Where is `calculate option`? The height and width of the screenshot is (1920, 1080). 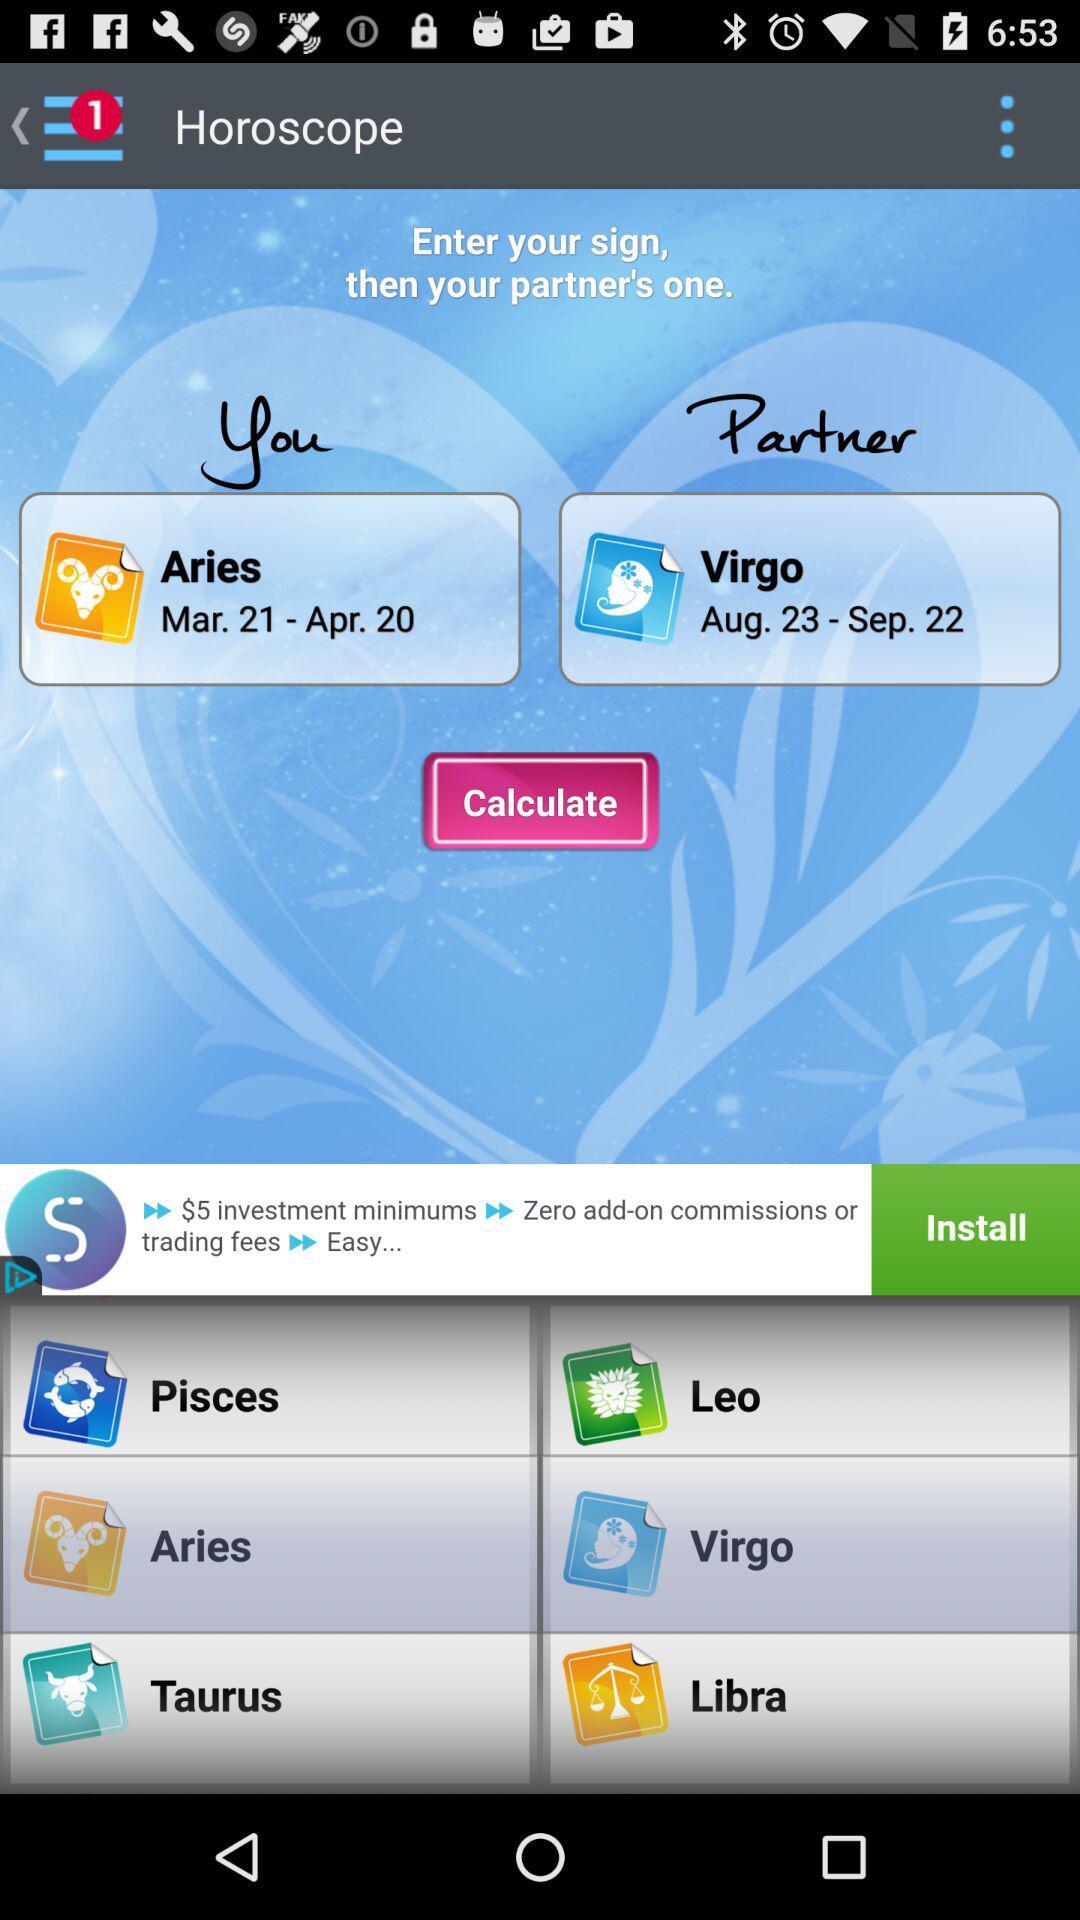
calculate option is located at coordinates (540, 802).